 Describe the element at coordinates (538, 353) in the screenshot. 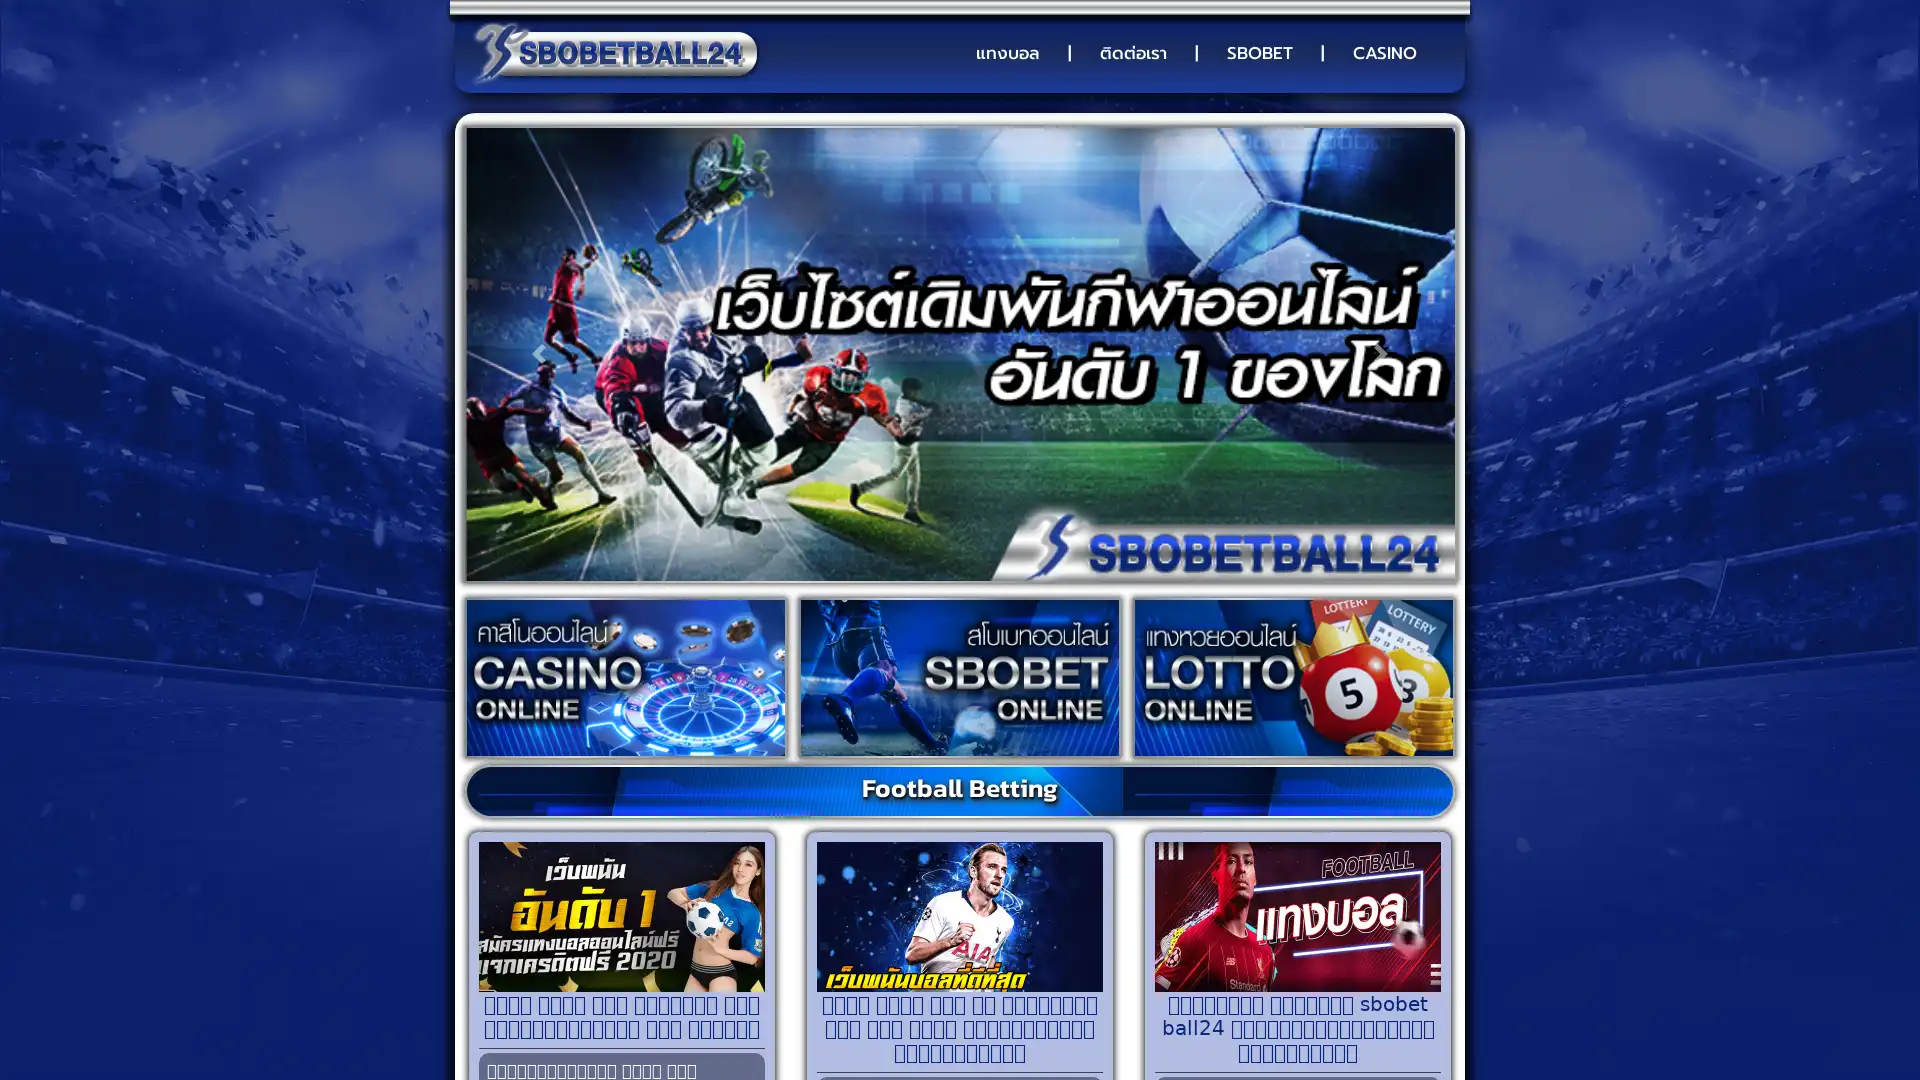

I see `Previous` at that location.